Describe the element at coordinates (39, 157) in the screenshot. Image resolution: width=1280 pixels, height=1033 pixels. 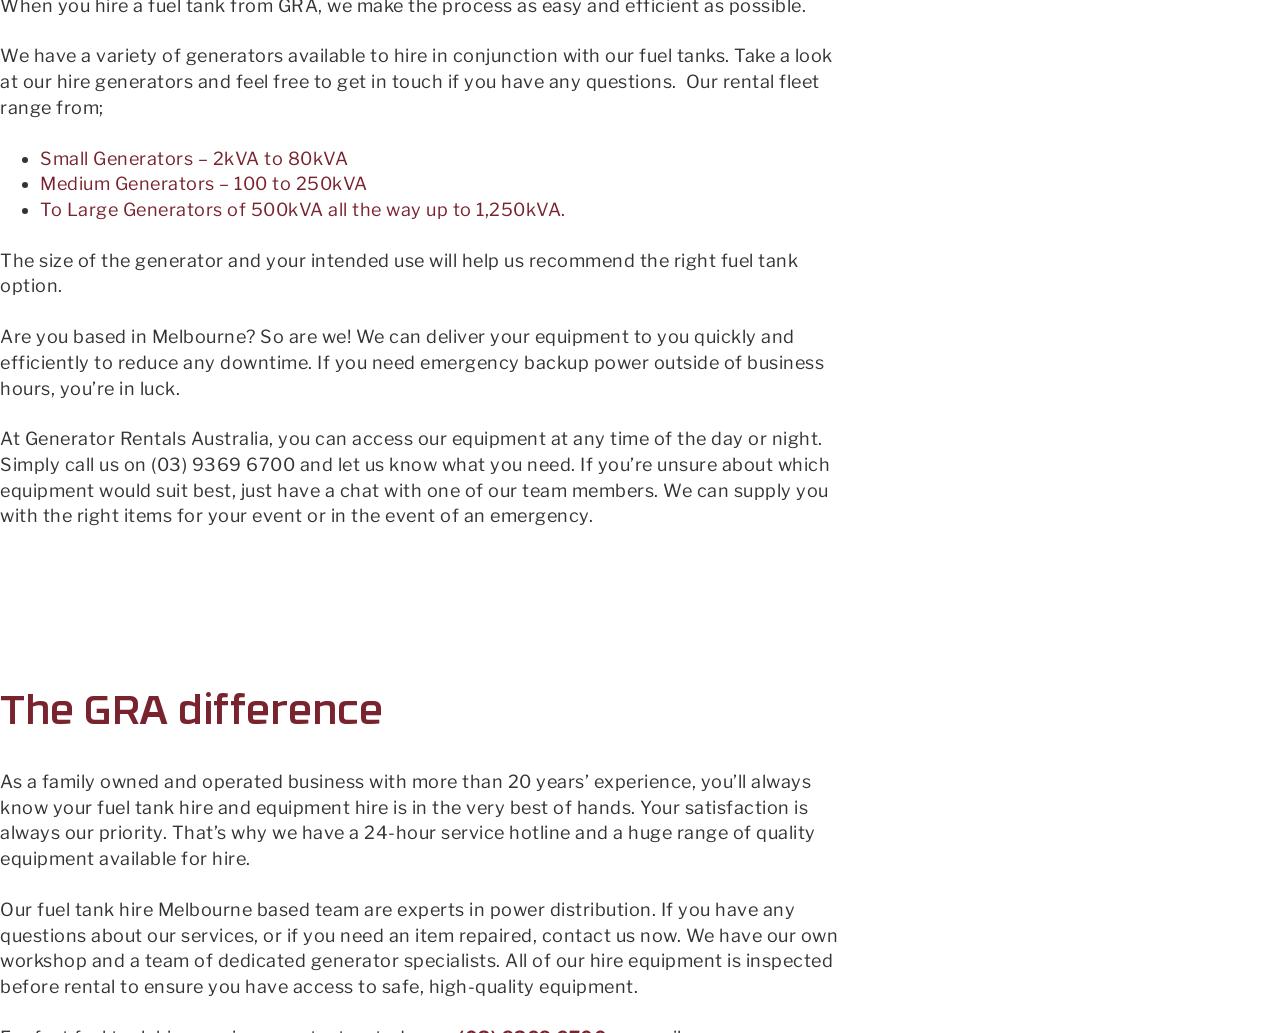
I see `'Small Generators – 2kVA to 80kVA'` at that location.